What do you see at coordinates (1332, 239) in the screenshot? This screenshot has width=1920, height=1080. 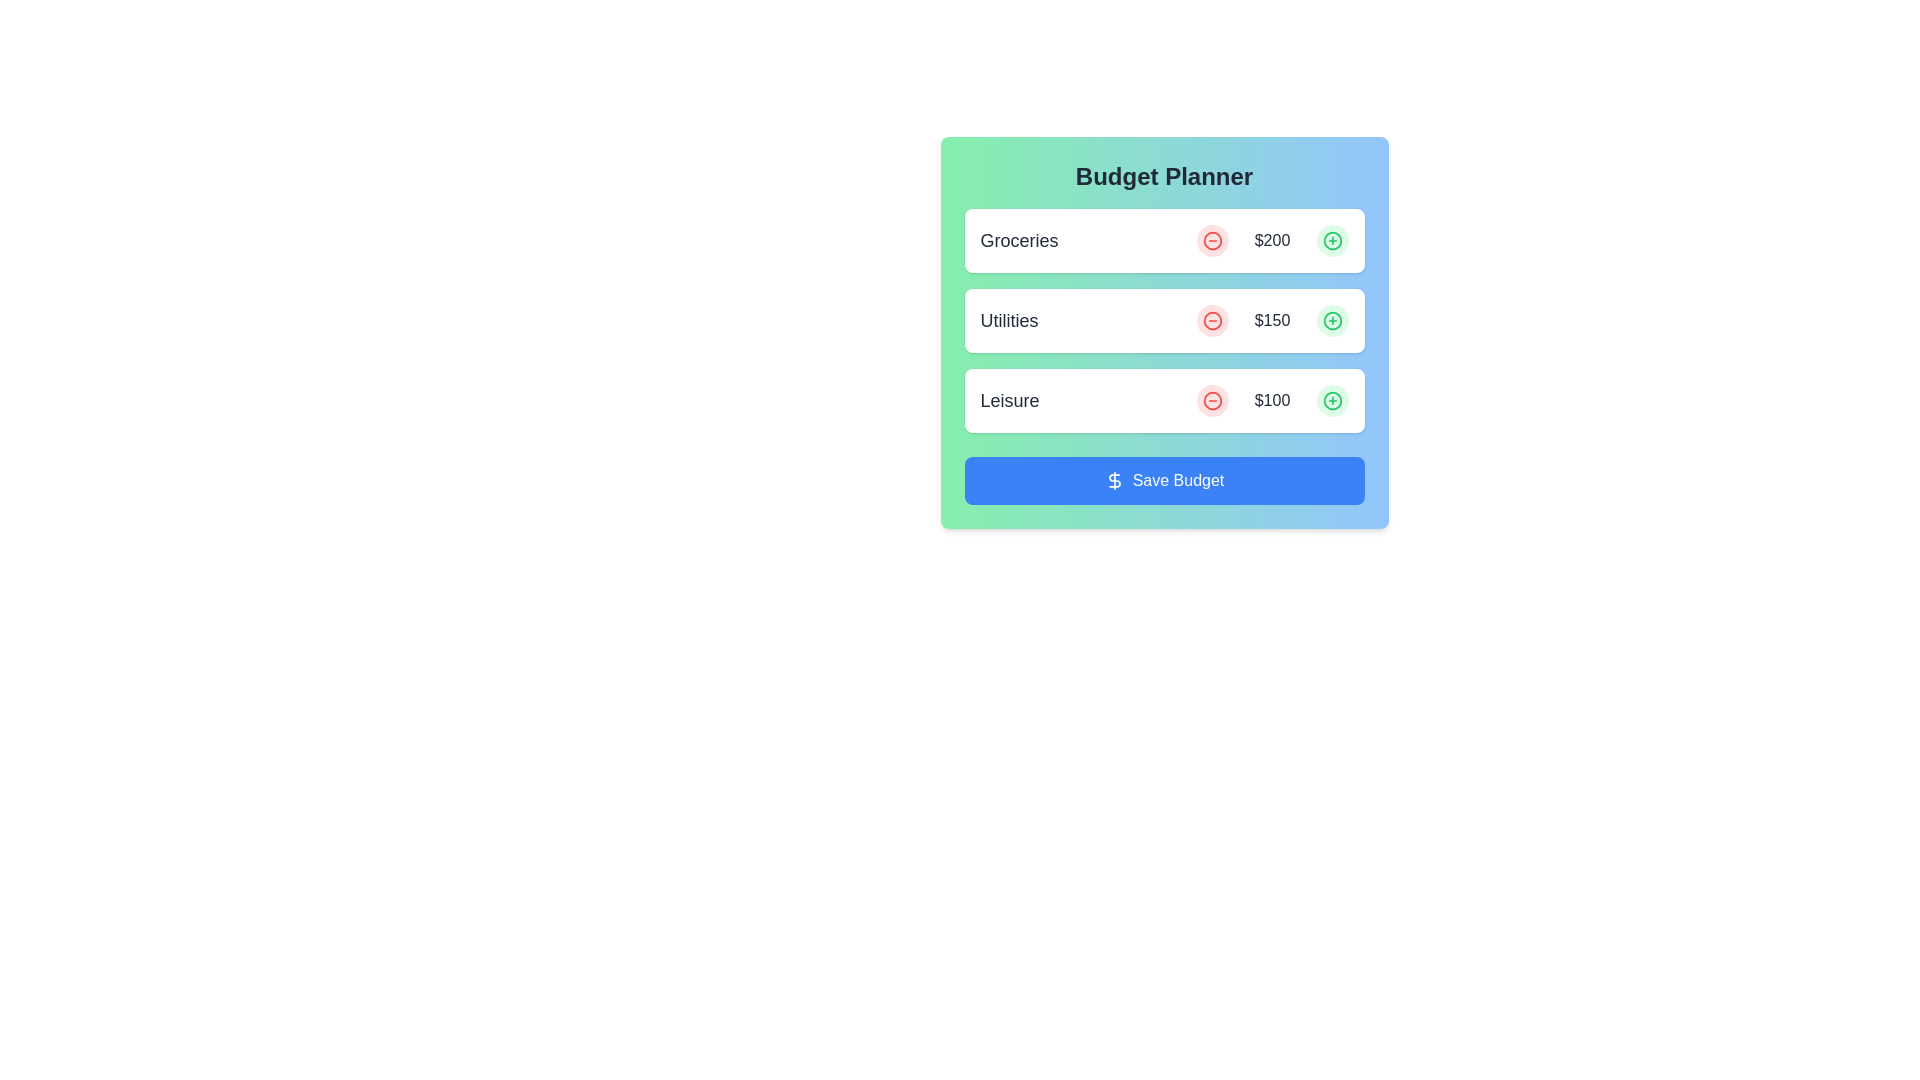 I see `the green circular button with a '+' icon located to the right of the '$200' text in the 'Groceries' row to increment the budget or add an item` at bounding box center [1332, 239].